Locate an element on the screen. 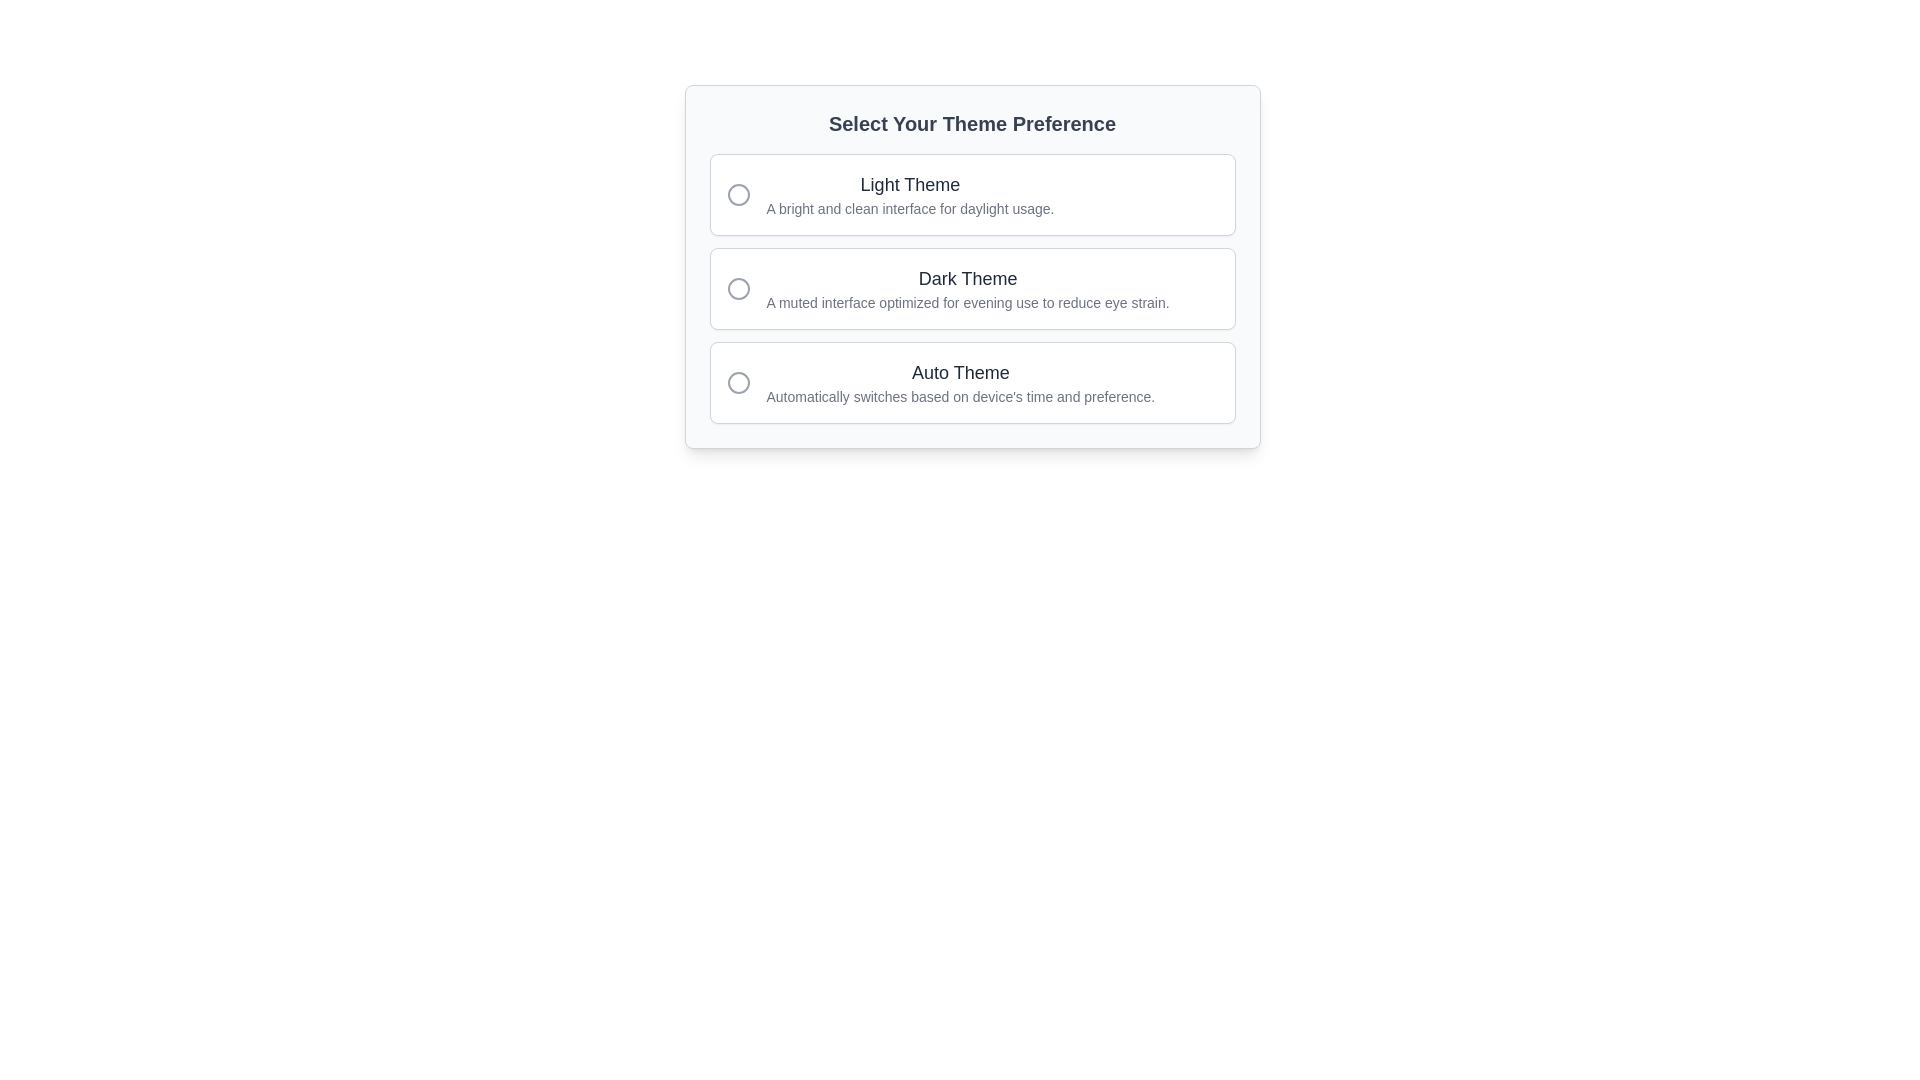  the descriptive text element that explains the 'Auto Theme' option, which is located beneath the 'Auto Theme' title text in the theme preferences panel is located at coordinates (960, 397).